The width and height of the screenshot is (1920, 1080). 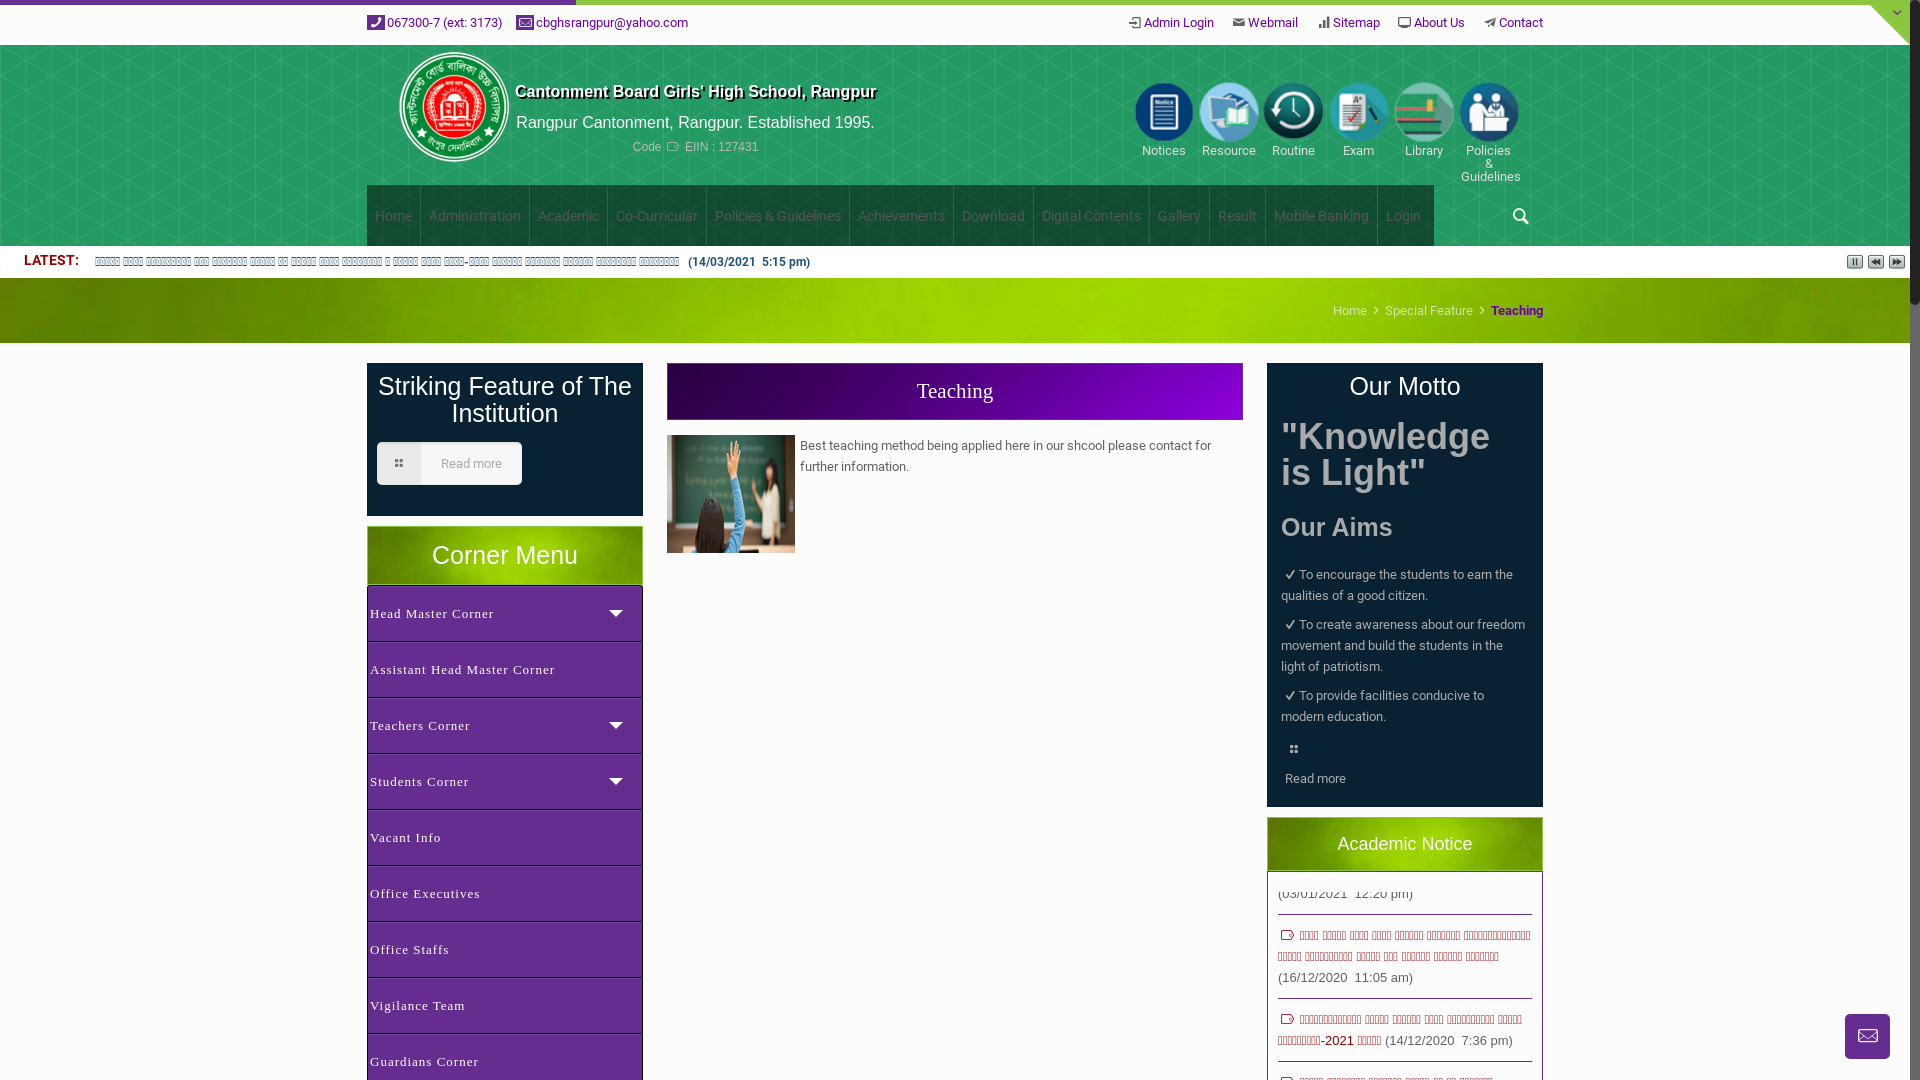 I want to click on 'Edu Institute', so click(x=453, y=115).